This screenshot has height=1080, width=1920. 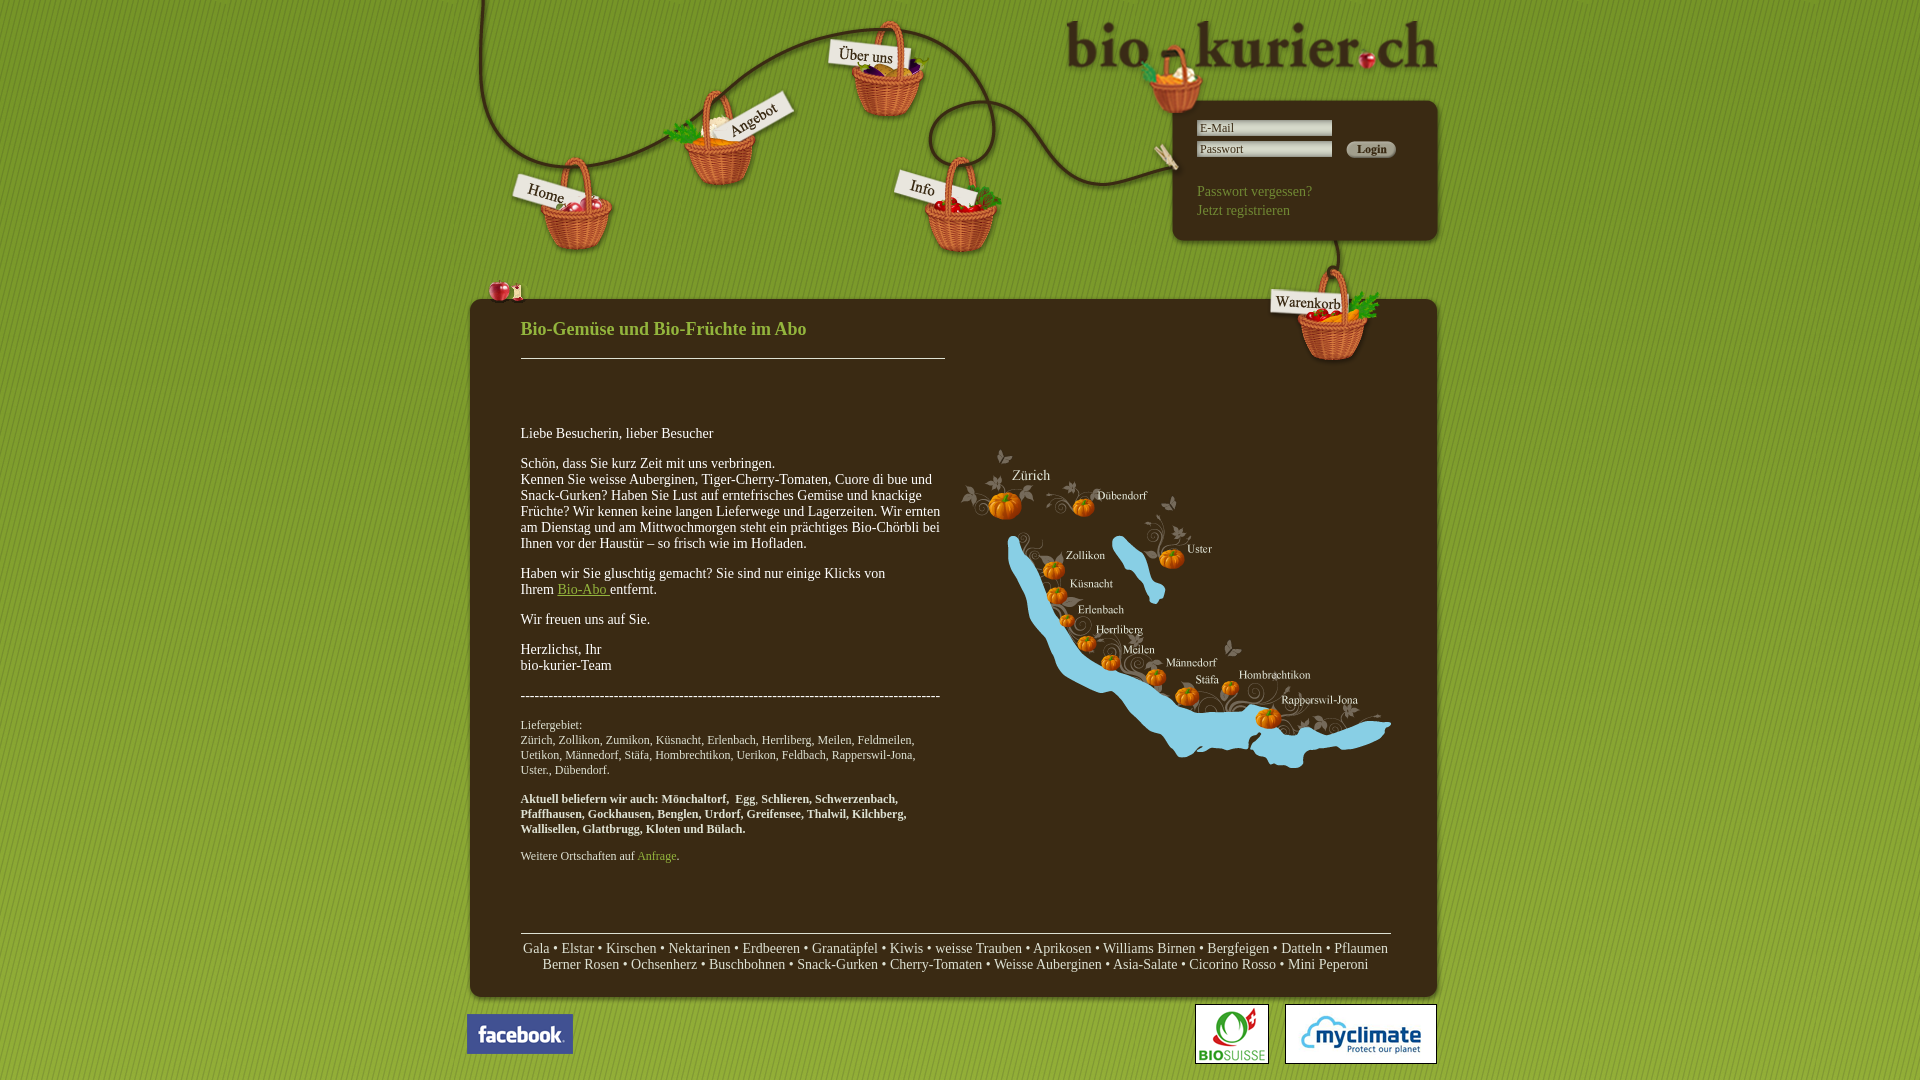 I want to click on 'Jetzt registrieren', so click(x=1242, y=210).